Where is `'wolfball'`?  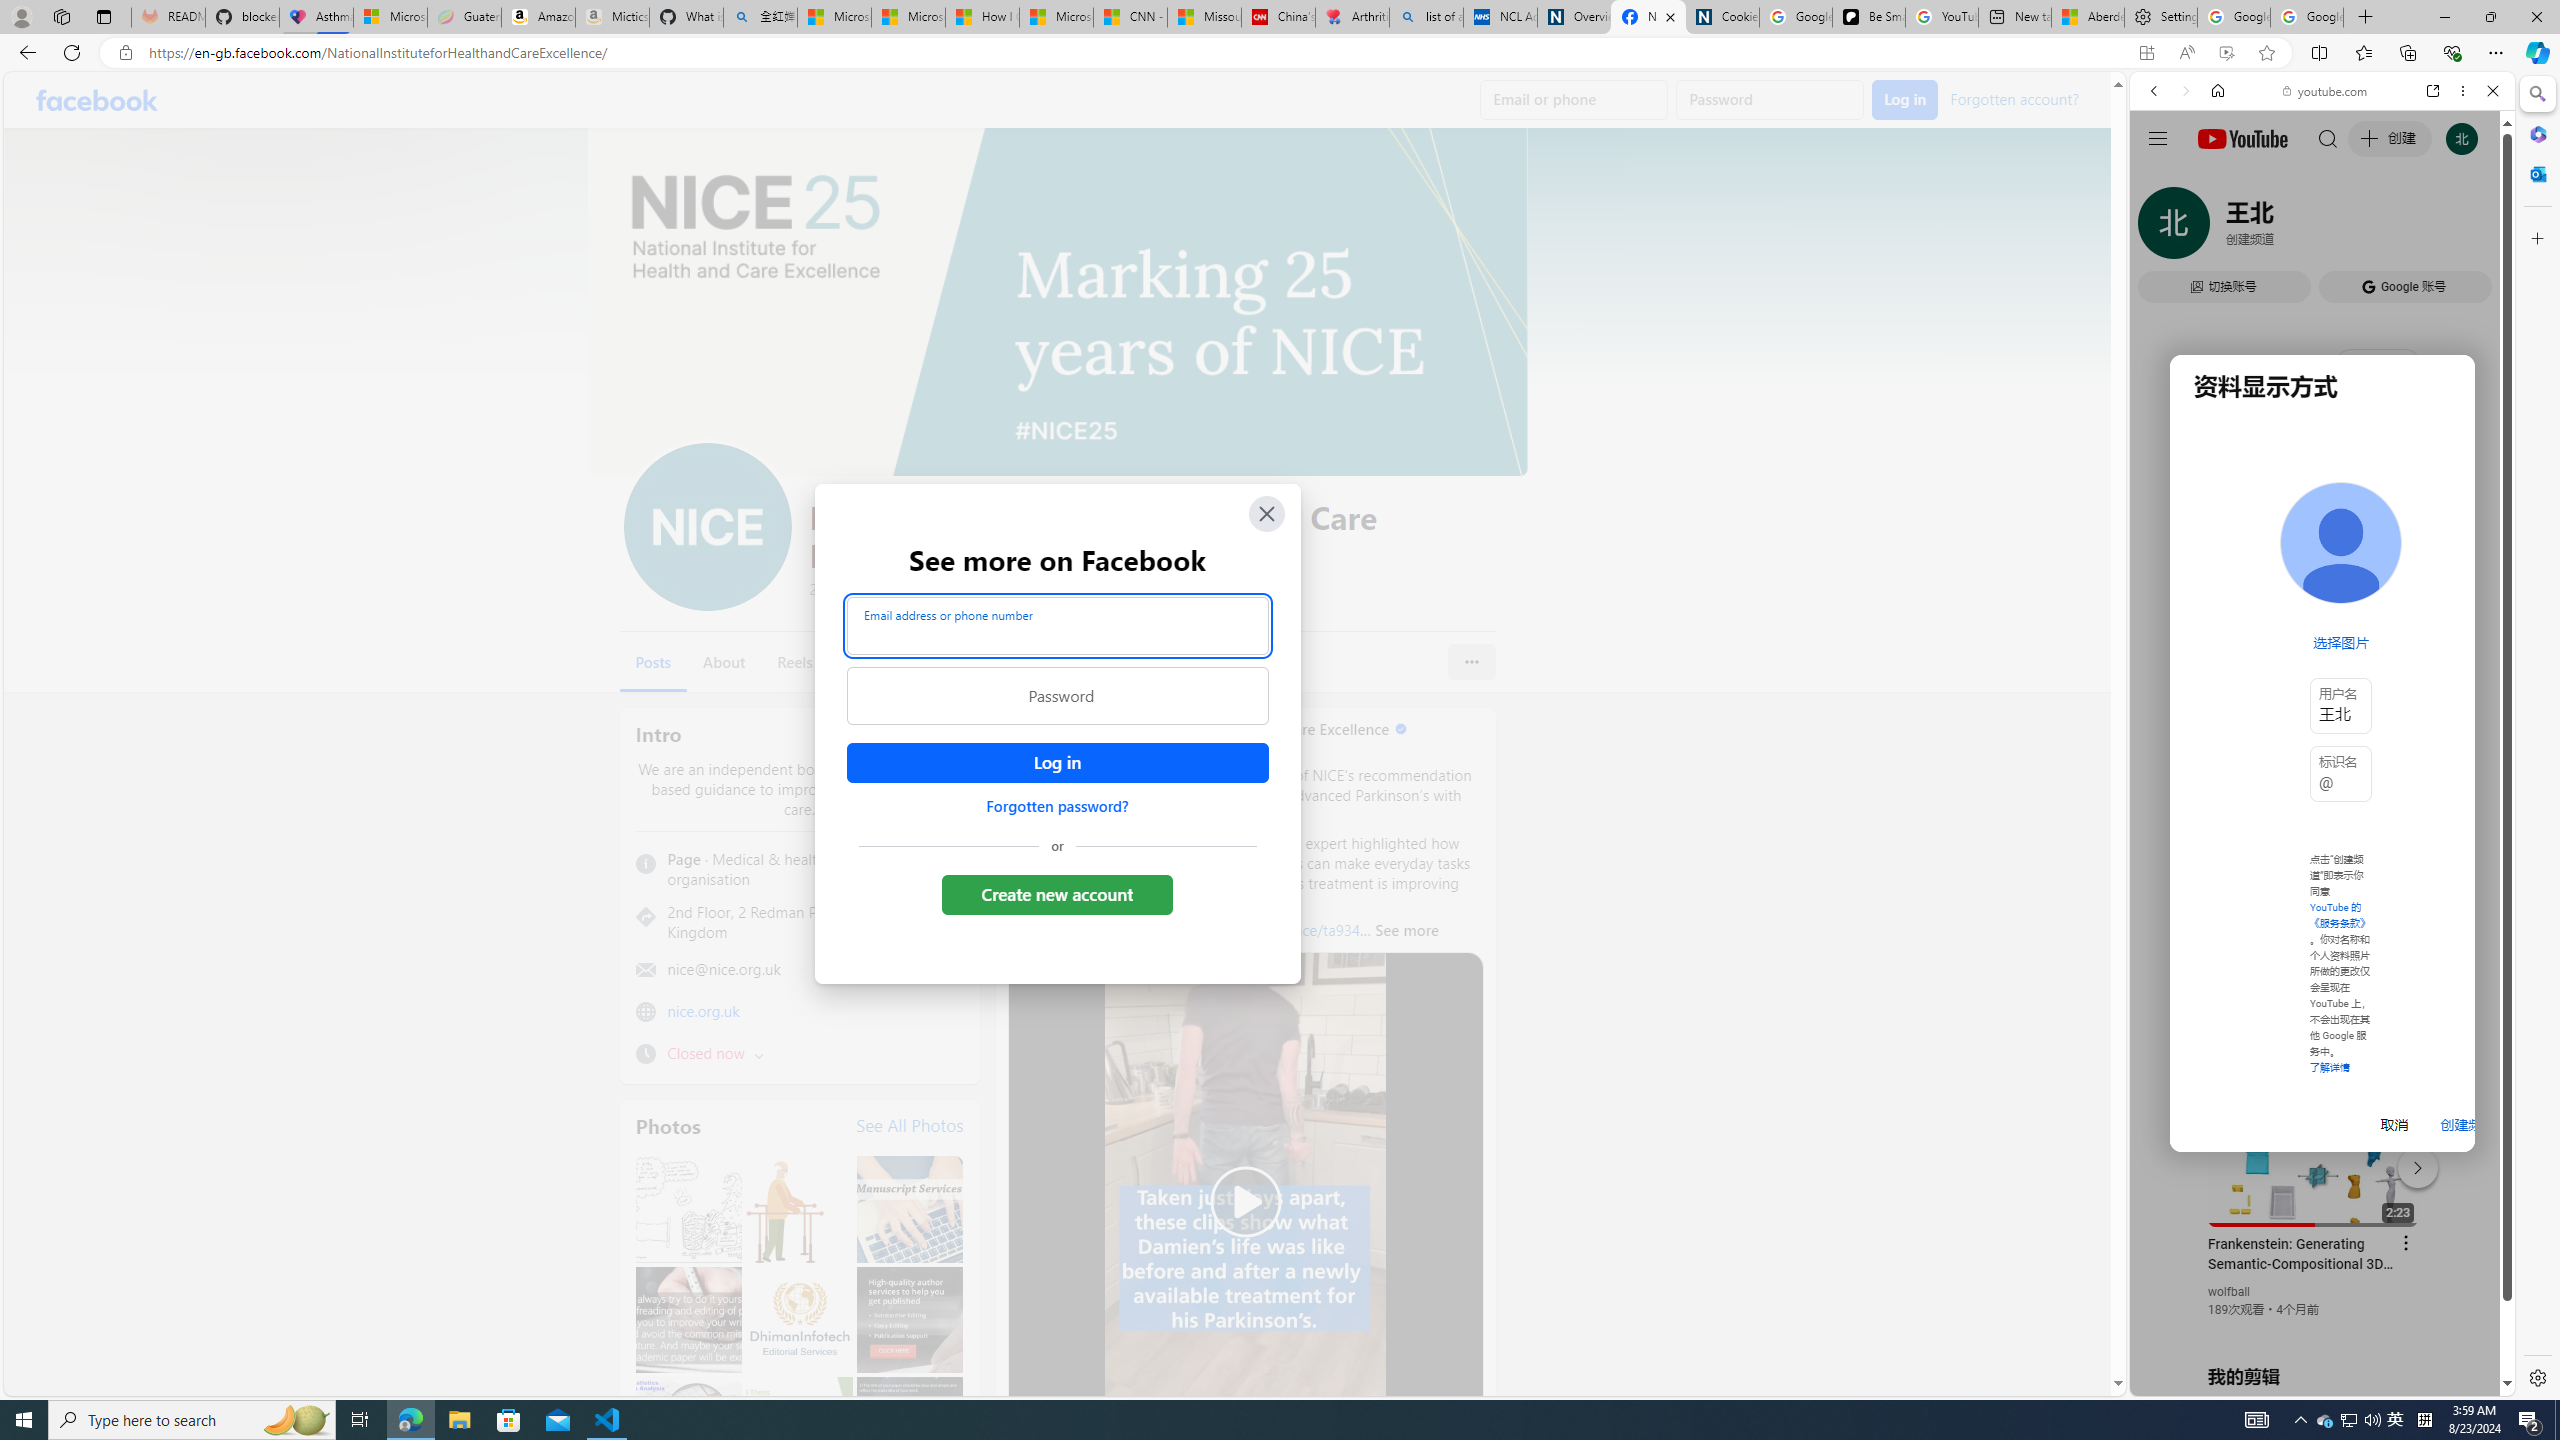 'wolfball' is located at coordinates (2229, 1290).